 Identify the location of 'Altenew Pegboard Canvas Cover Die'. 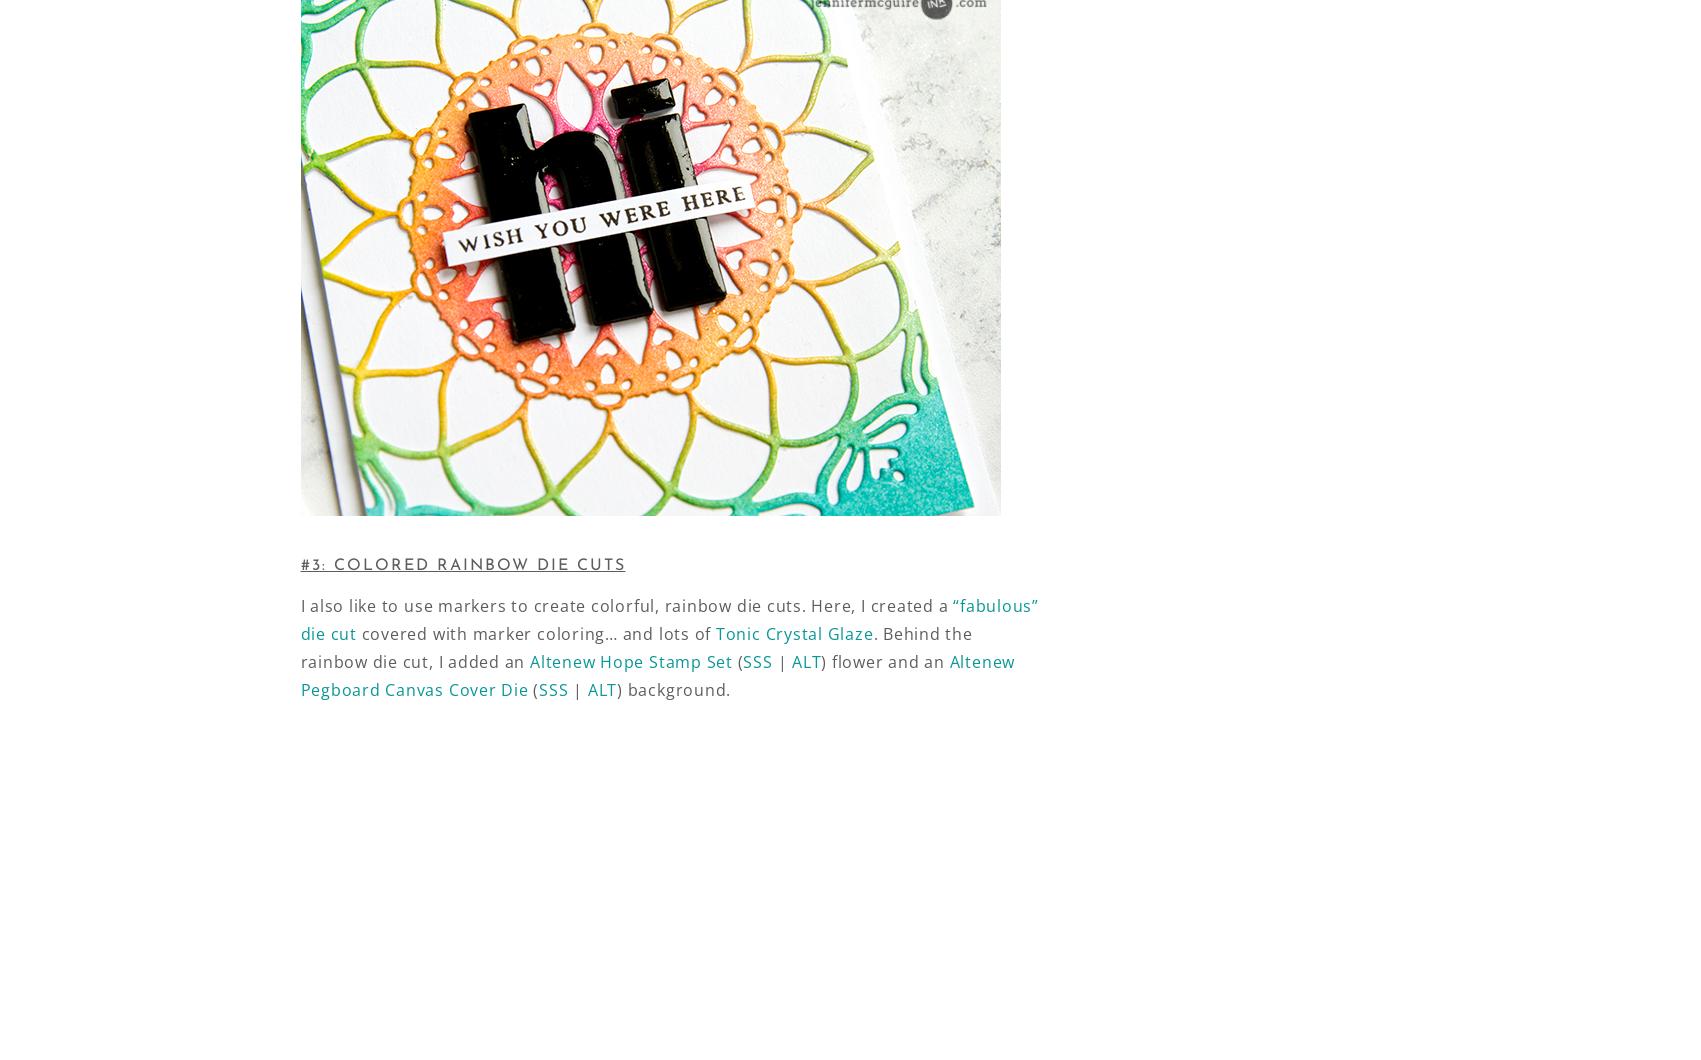
(656, 674).